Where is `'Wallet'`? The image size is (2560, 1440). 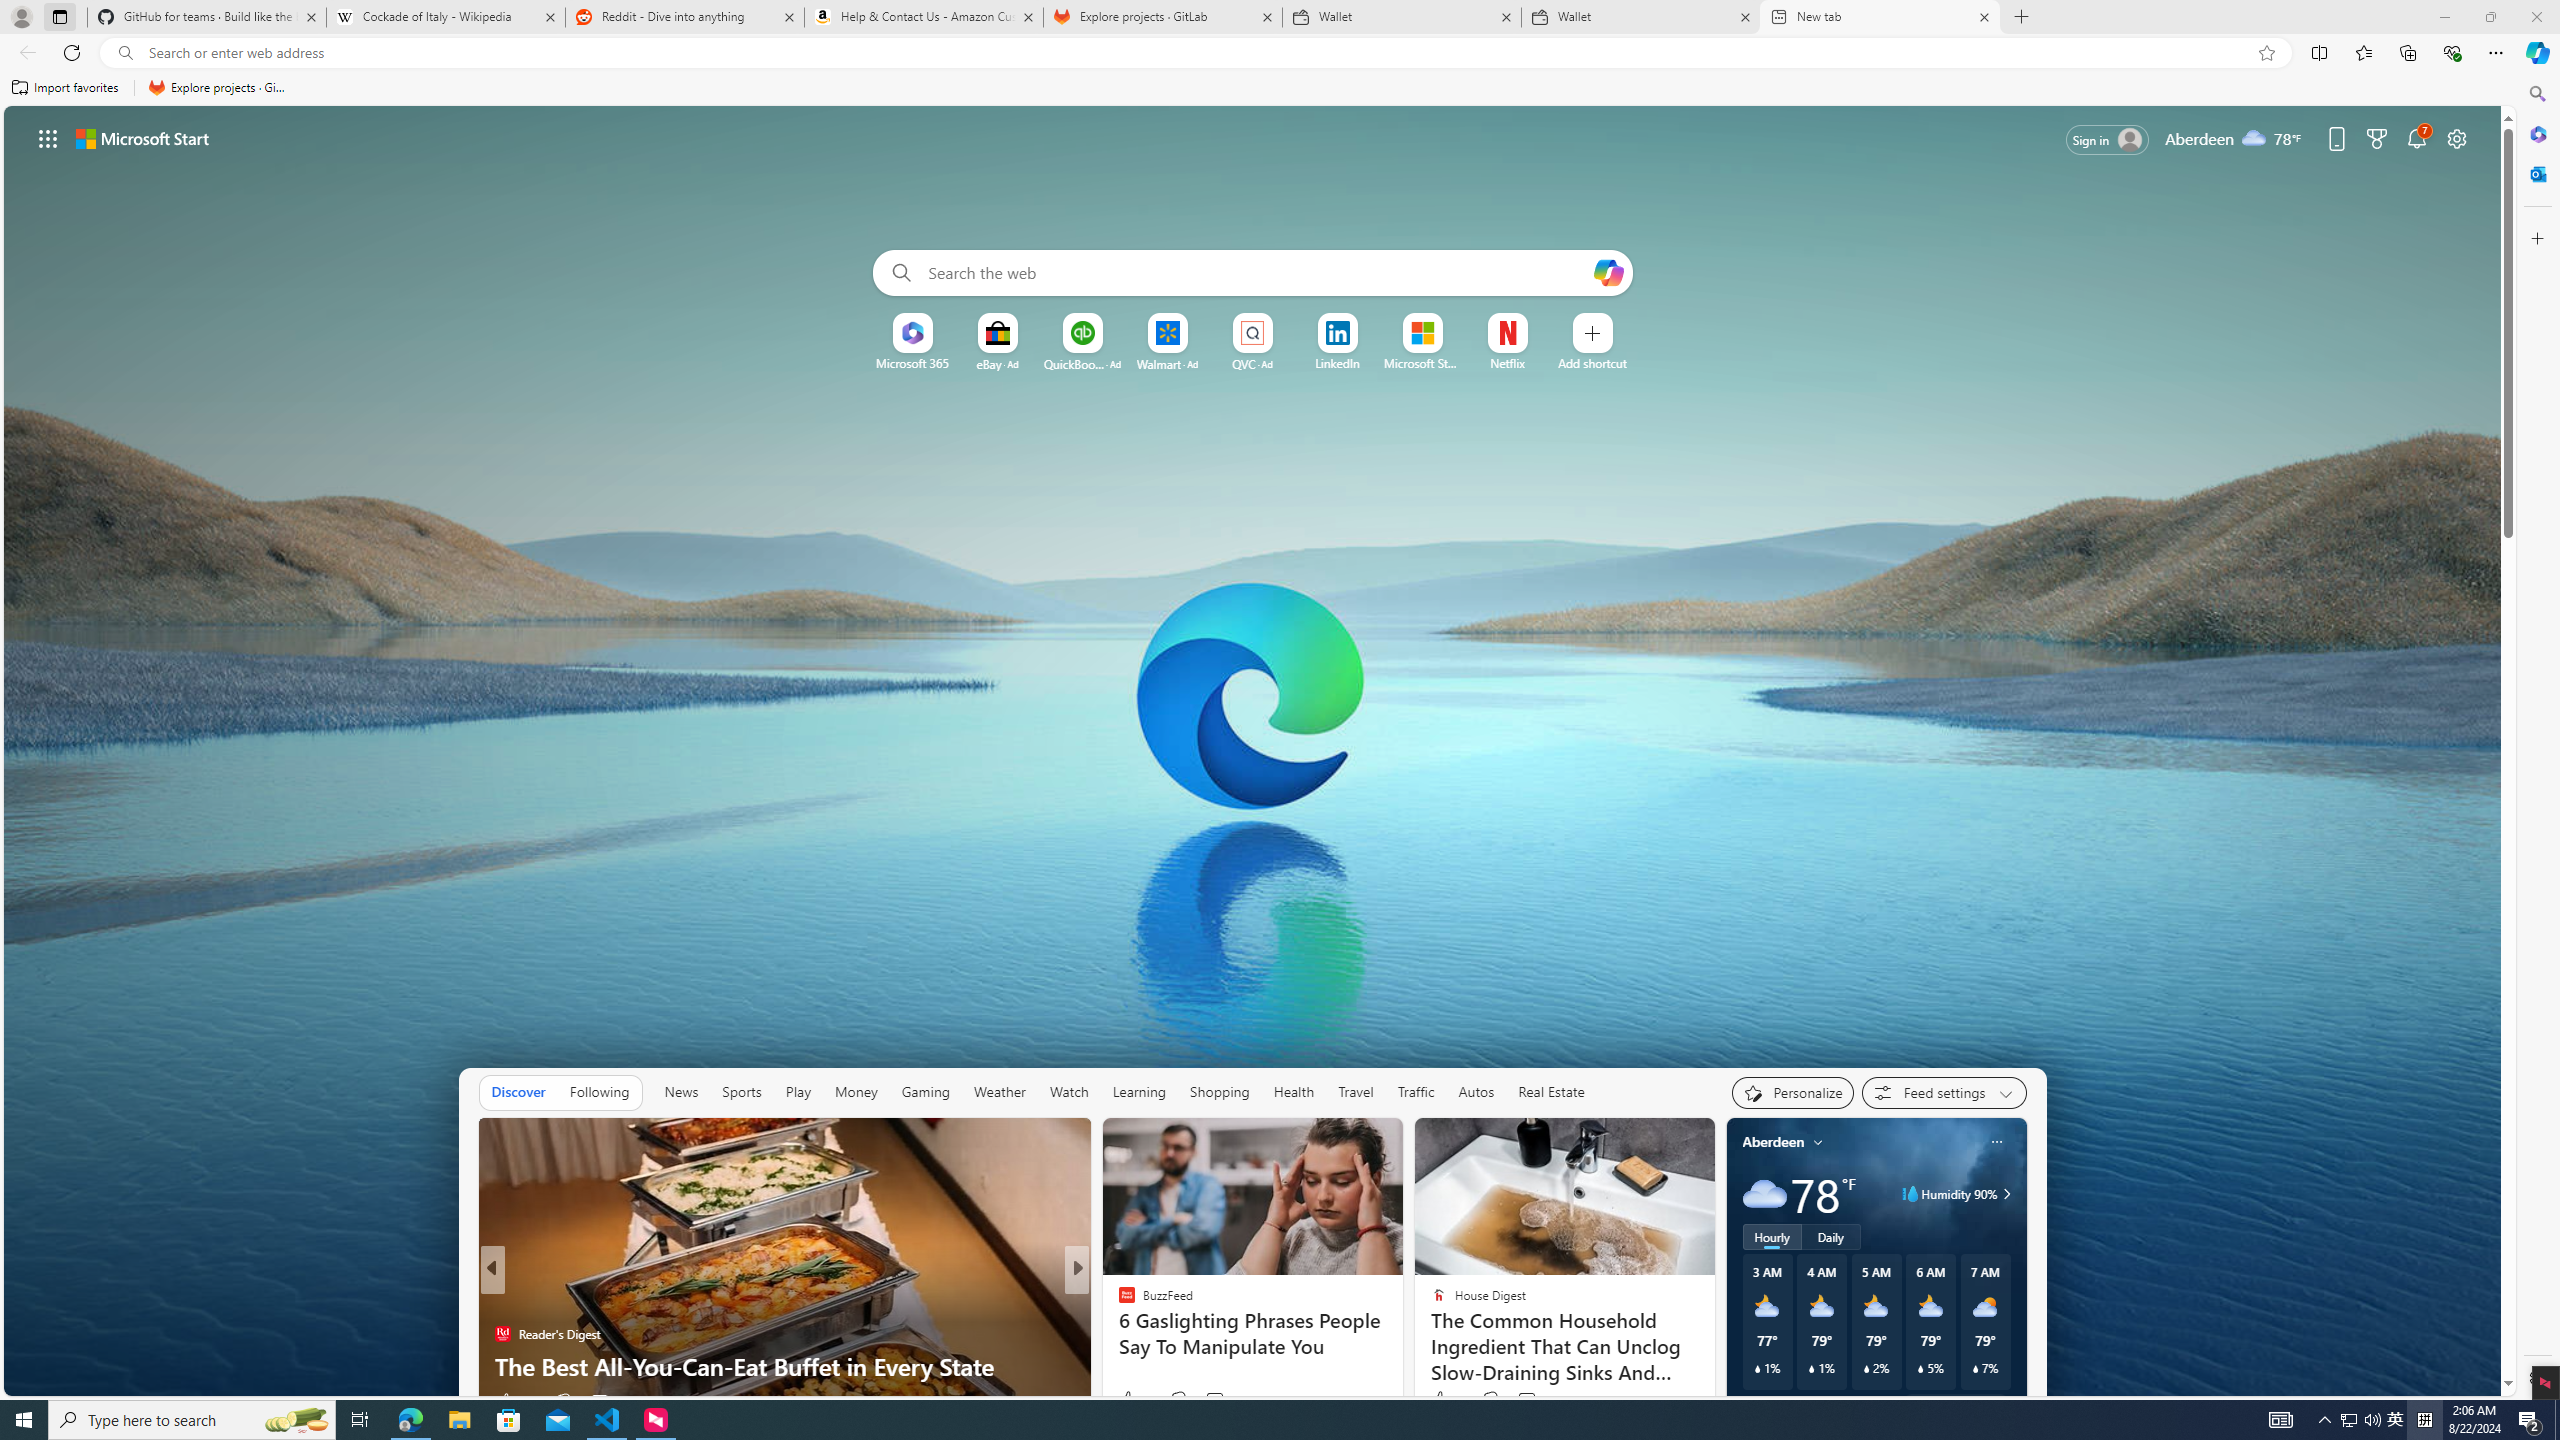
'Wallet' is located at coordinates (1639, 16).